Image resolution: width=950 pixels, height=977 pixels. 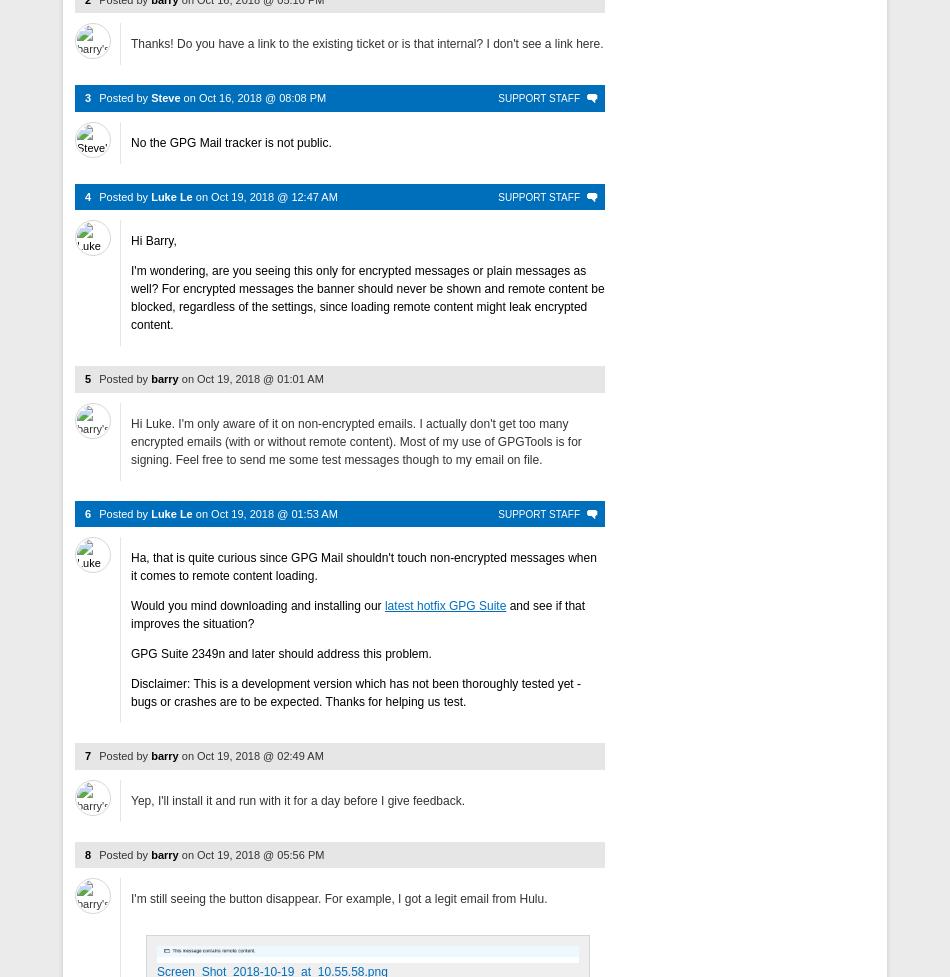 I want to click on 'and see if that improves the situation?', so click(x=356, y=614).